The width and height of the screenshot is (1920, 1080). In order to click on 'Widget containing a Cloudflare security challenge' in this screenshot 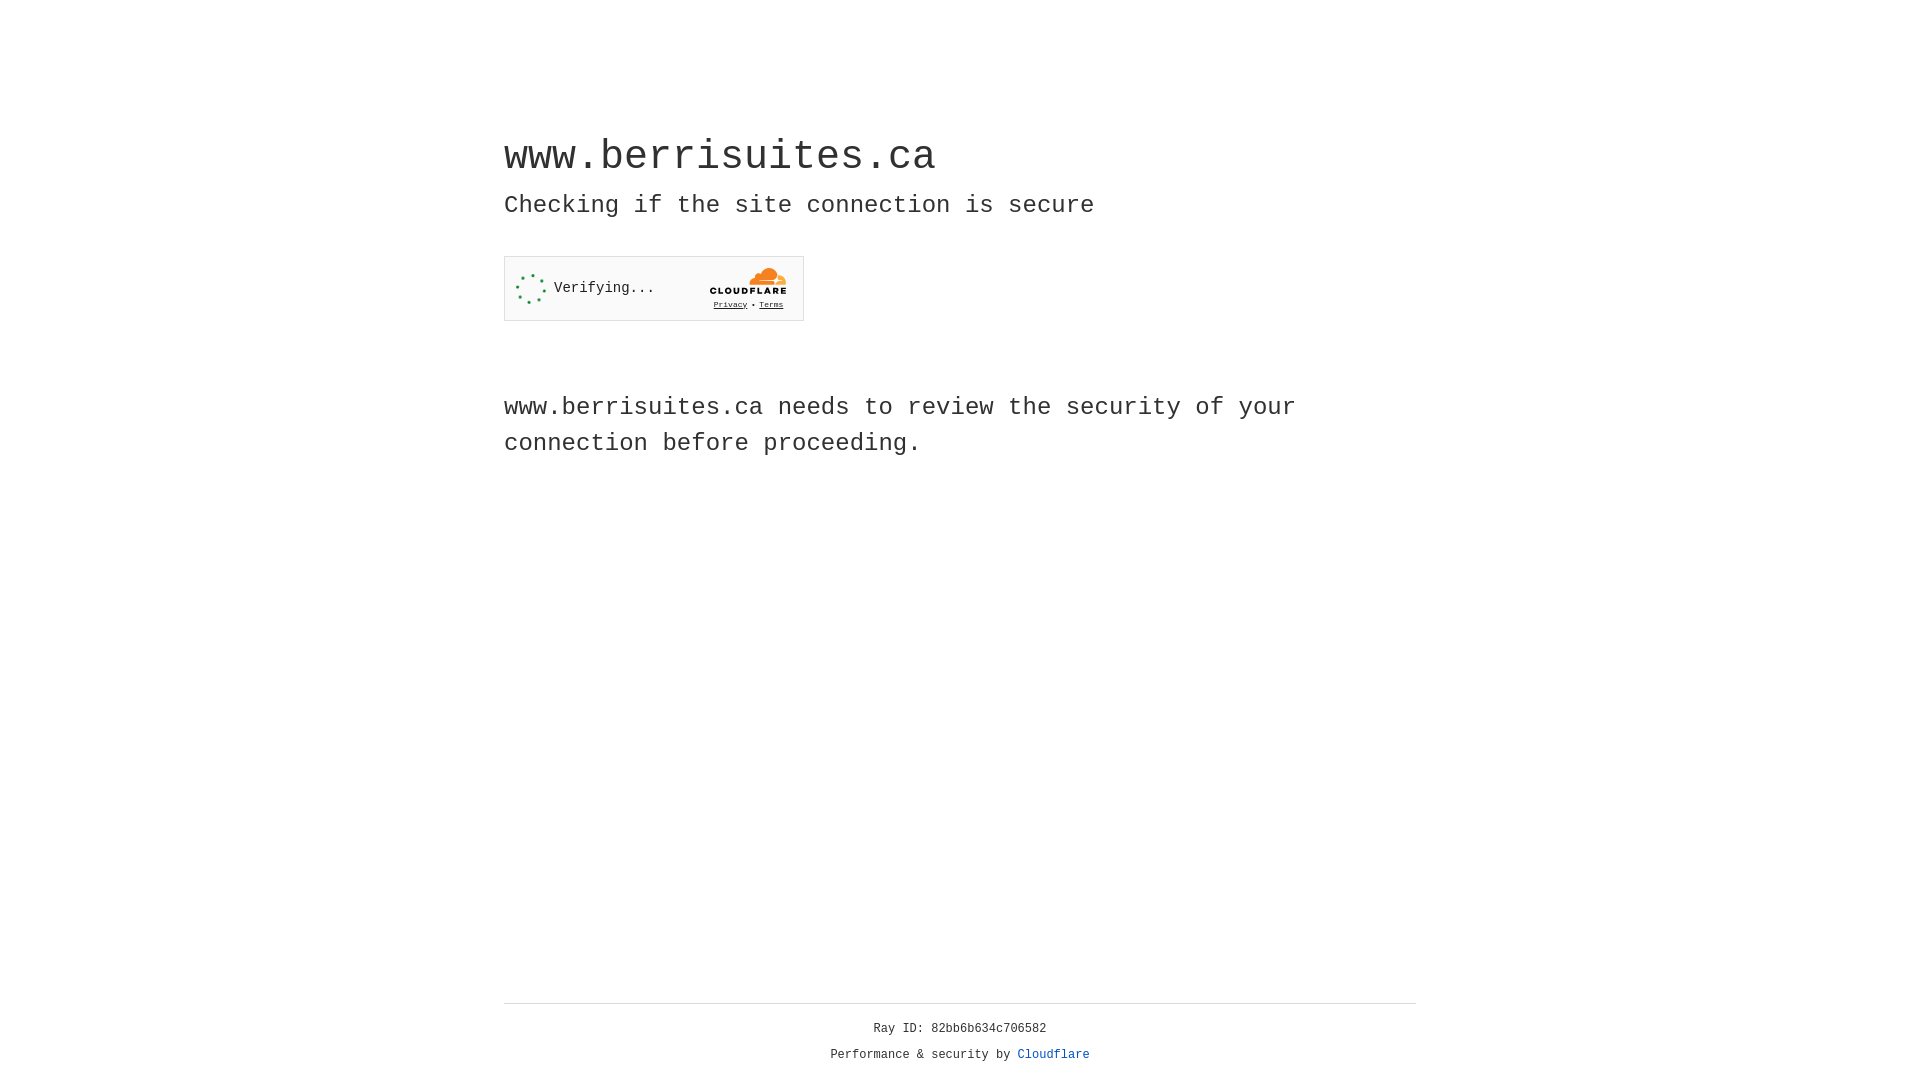, I will do `click(653, 288)`.